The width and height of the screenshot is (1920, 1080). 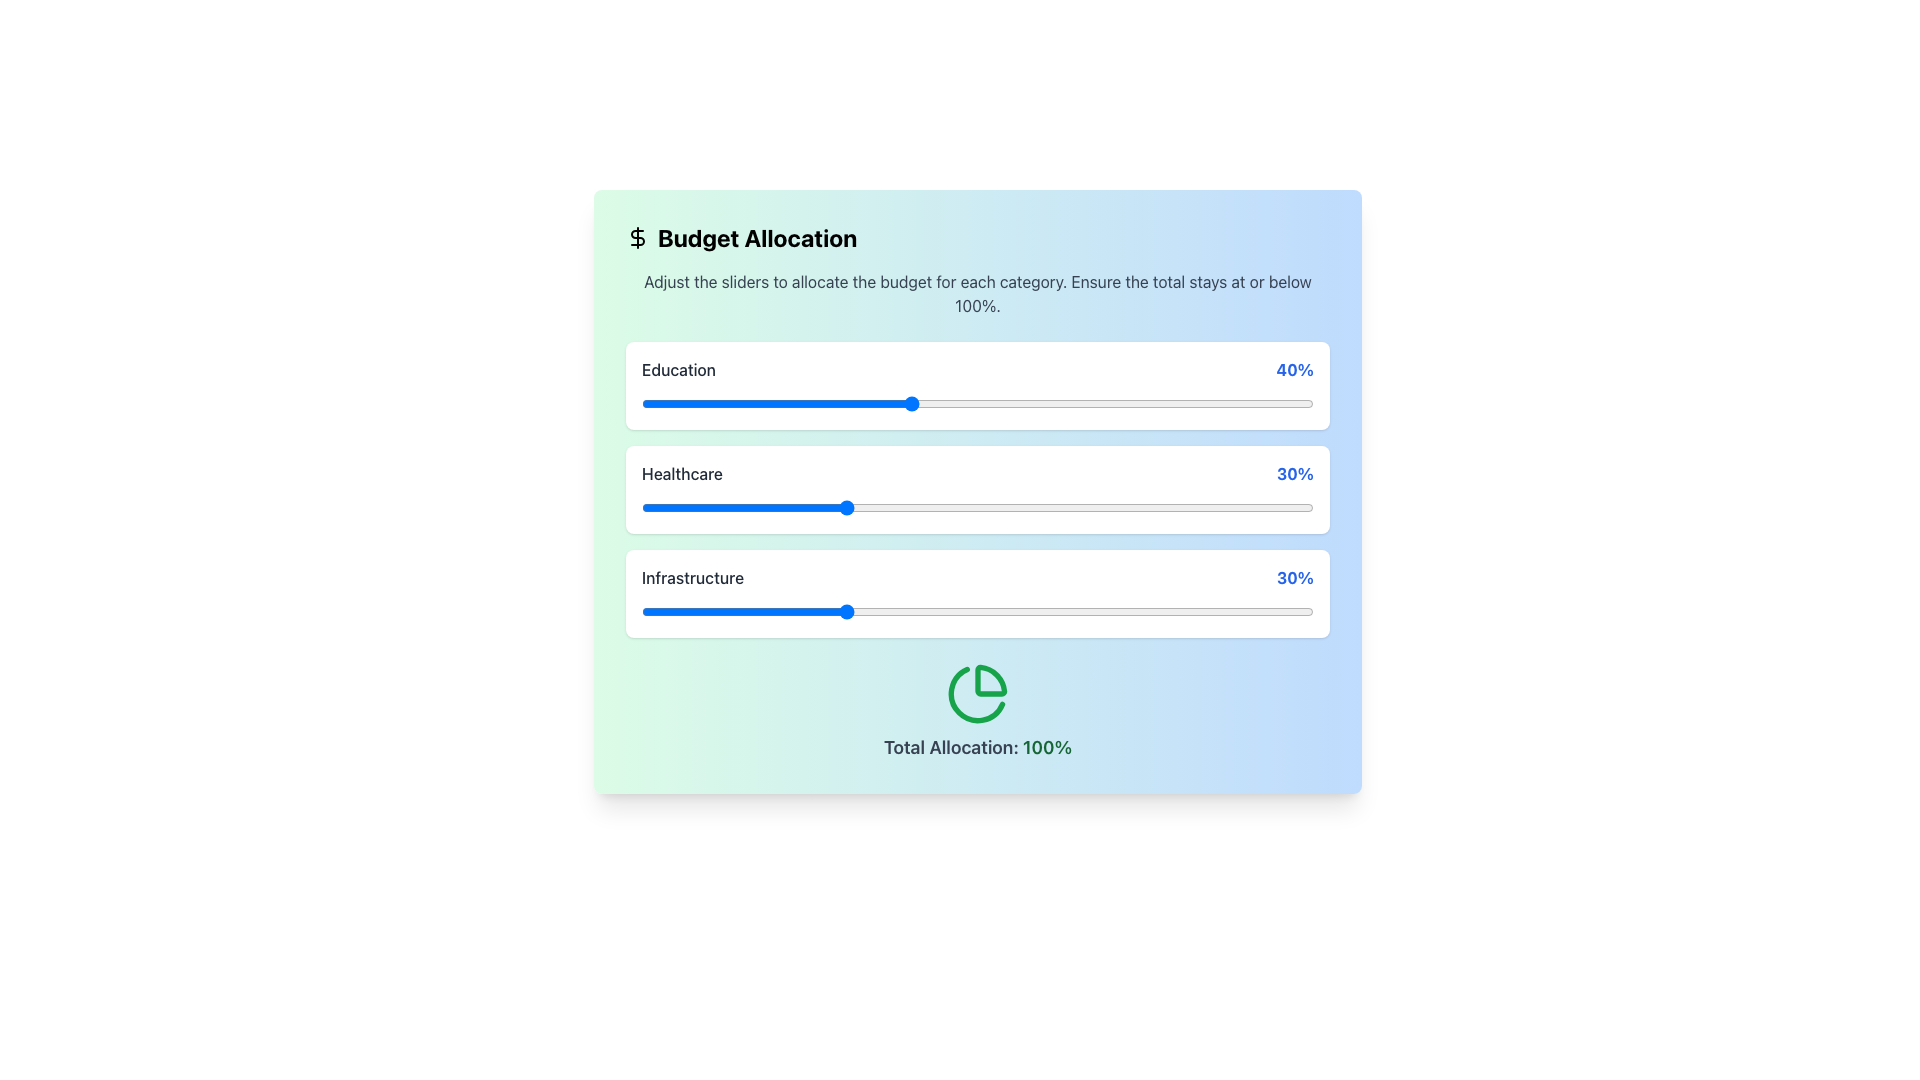 What do you see at coordinates (943, 507) in the screenshot?
I see `healthcare budget allocation` at bounding box center [943, 507].